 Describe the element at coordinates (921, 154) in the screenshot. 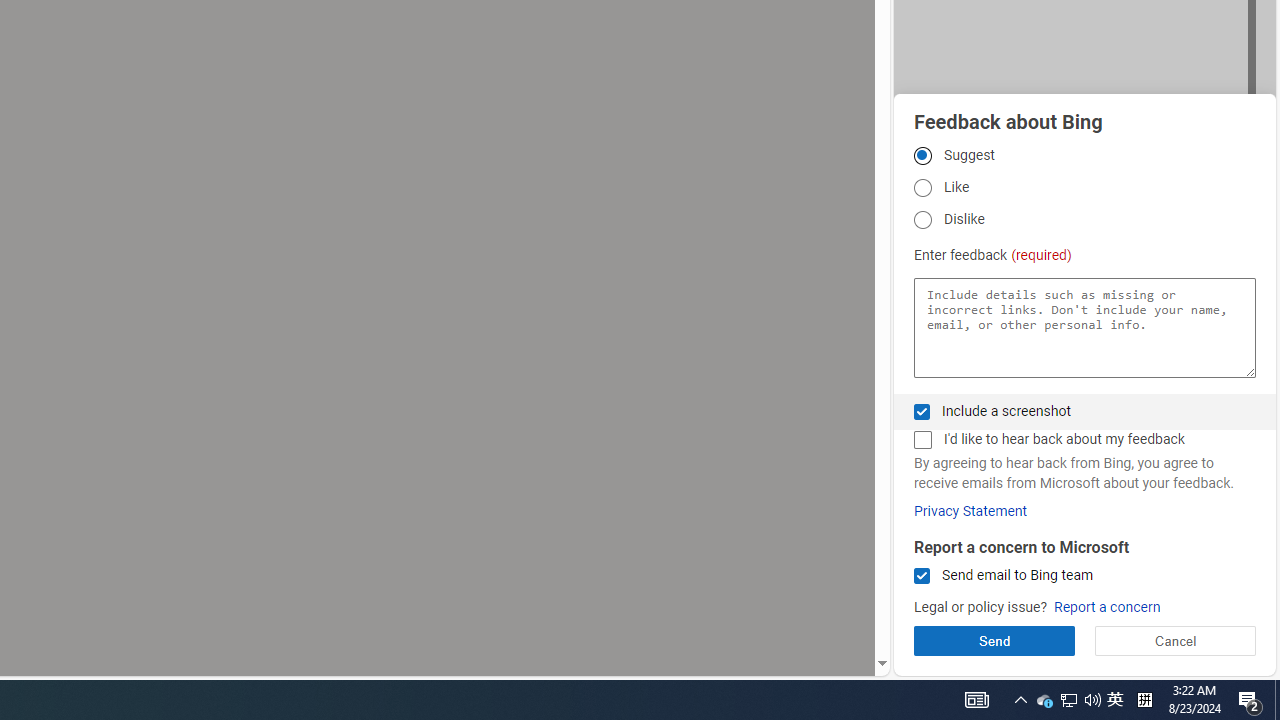

I see `'Suggest'` at that location.